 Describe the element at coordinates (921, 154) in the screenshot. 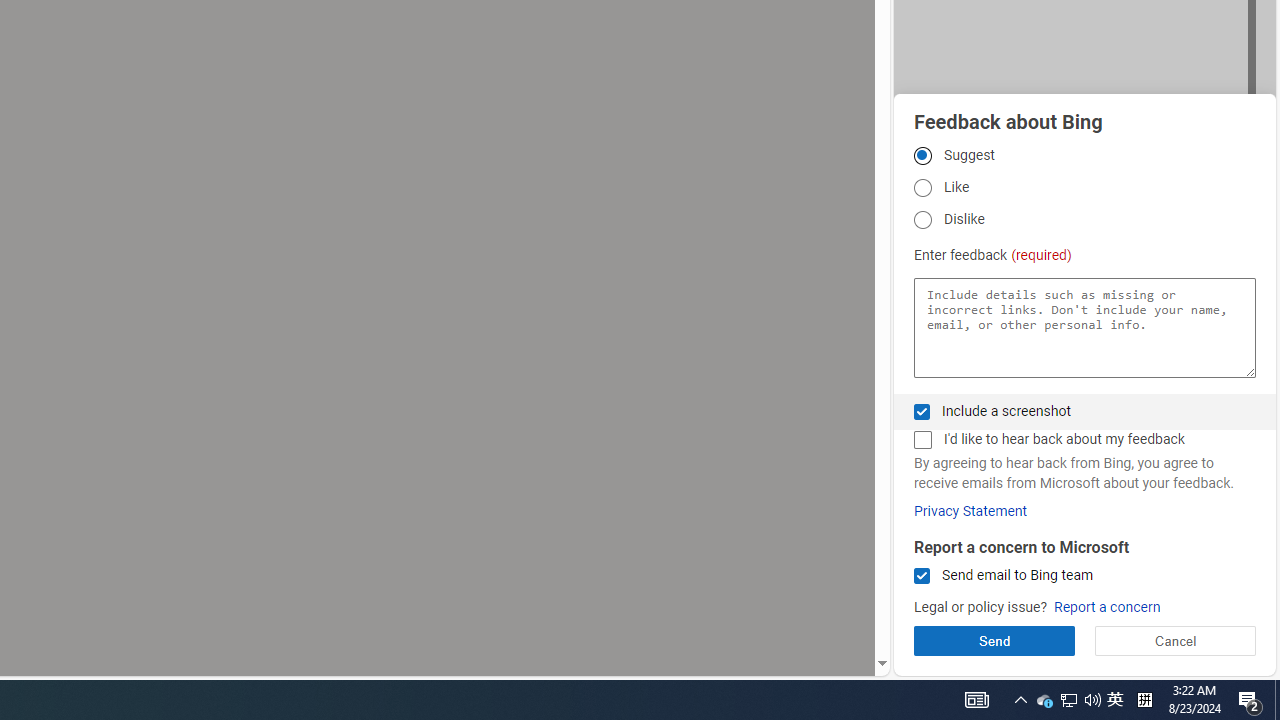

I see `'Suggest'` at that location.